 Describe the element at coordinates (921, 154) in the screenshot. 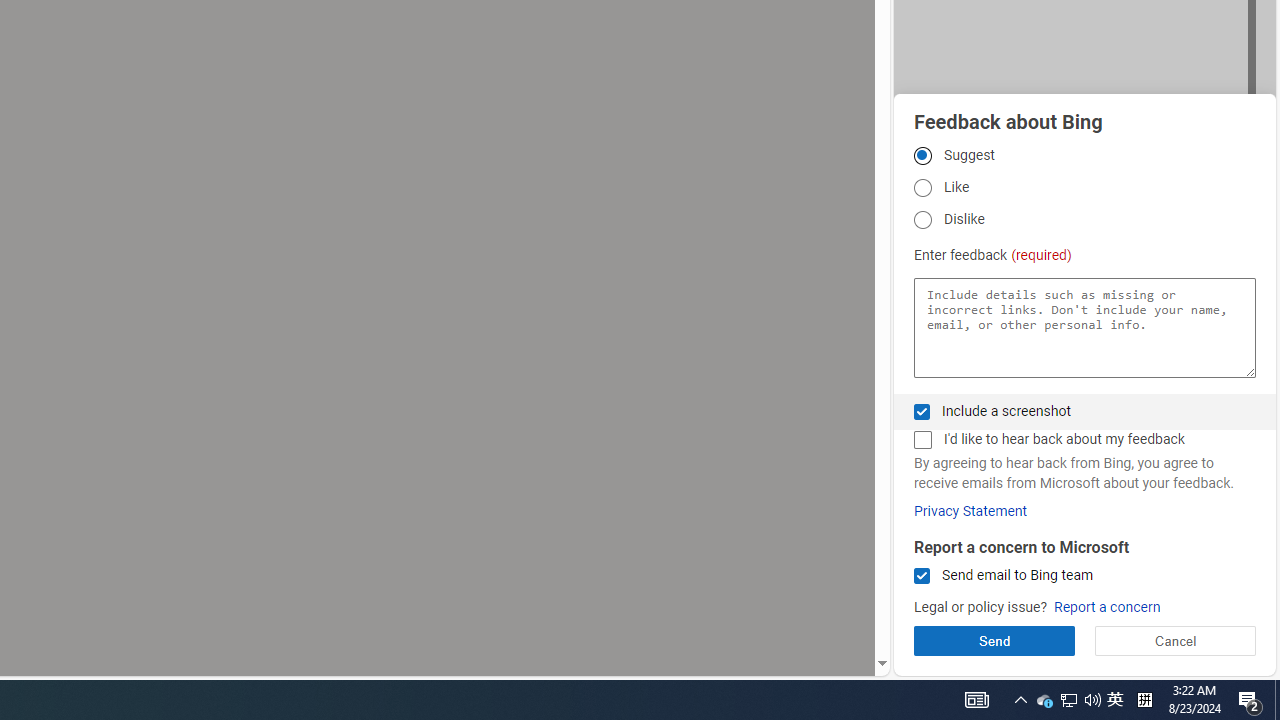

I see `'Suggest'` at that location.